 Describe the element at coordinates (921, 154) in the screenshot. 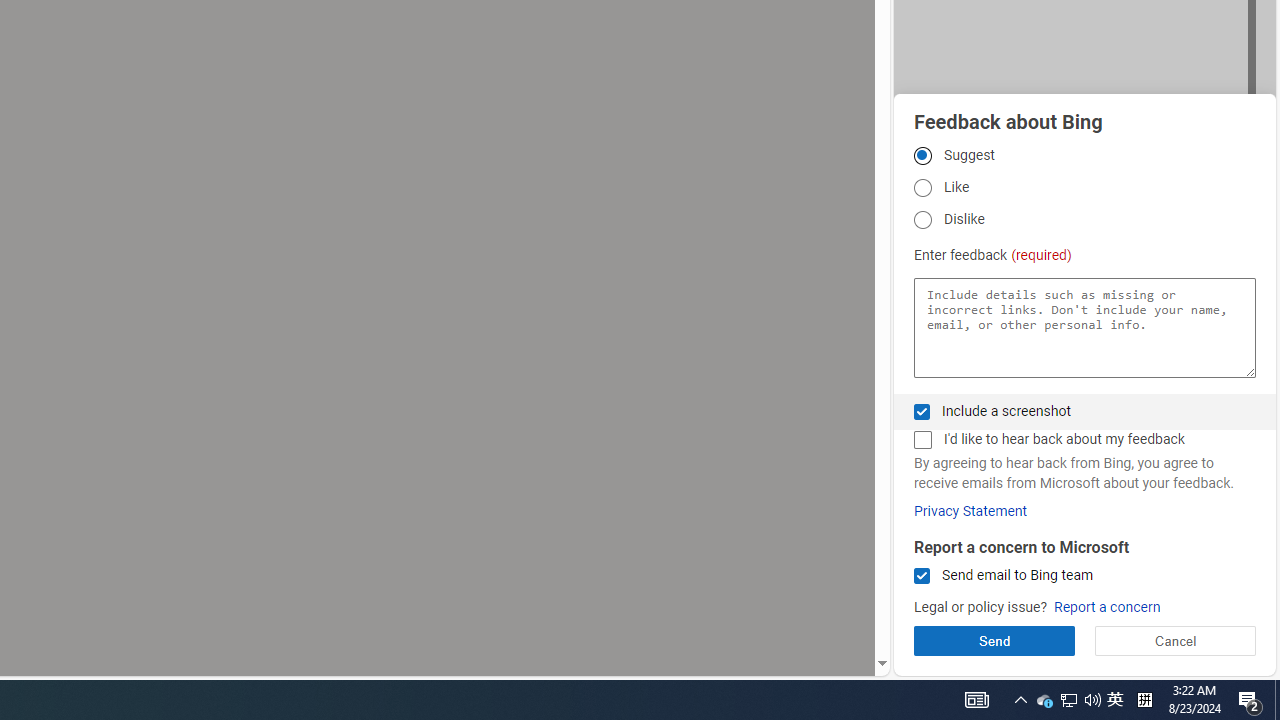

I see `'Suggest'` at that location.